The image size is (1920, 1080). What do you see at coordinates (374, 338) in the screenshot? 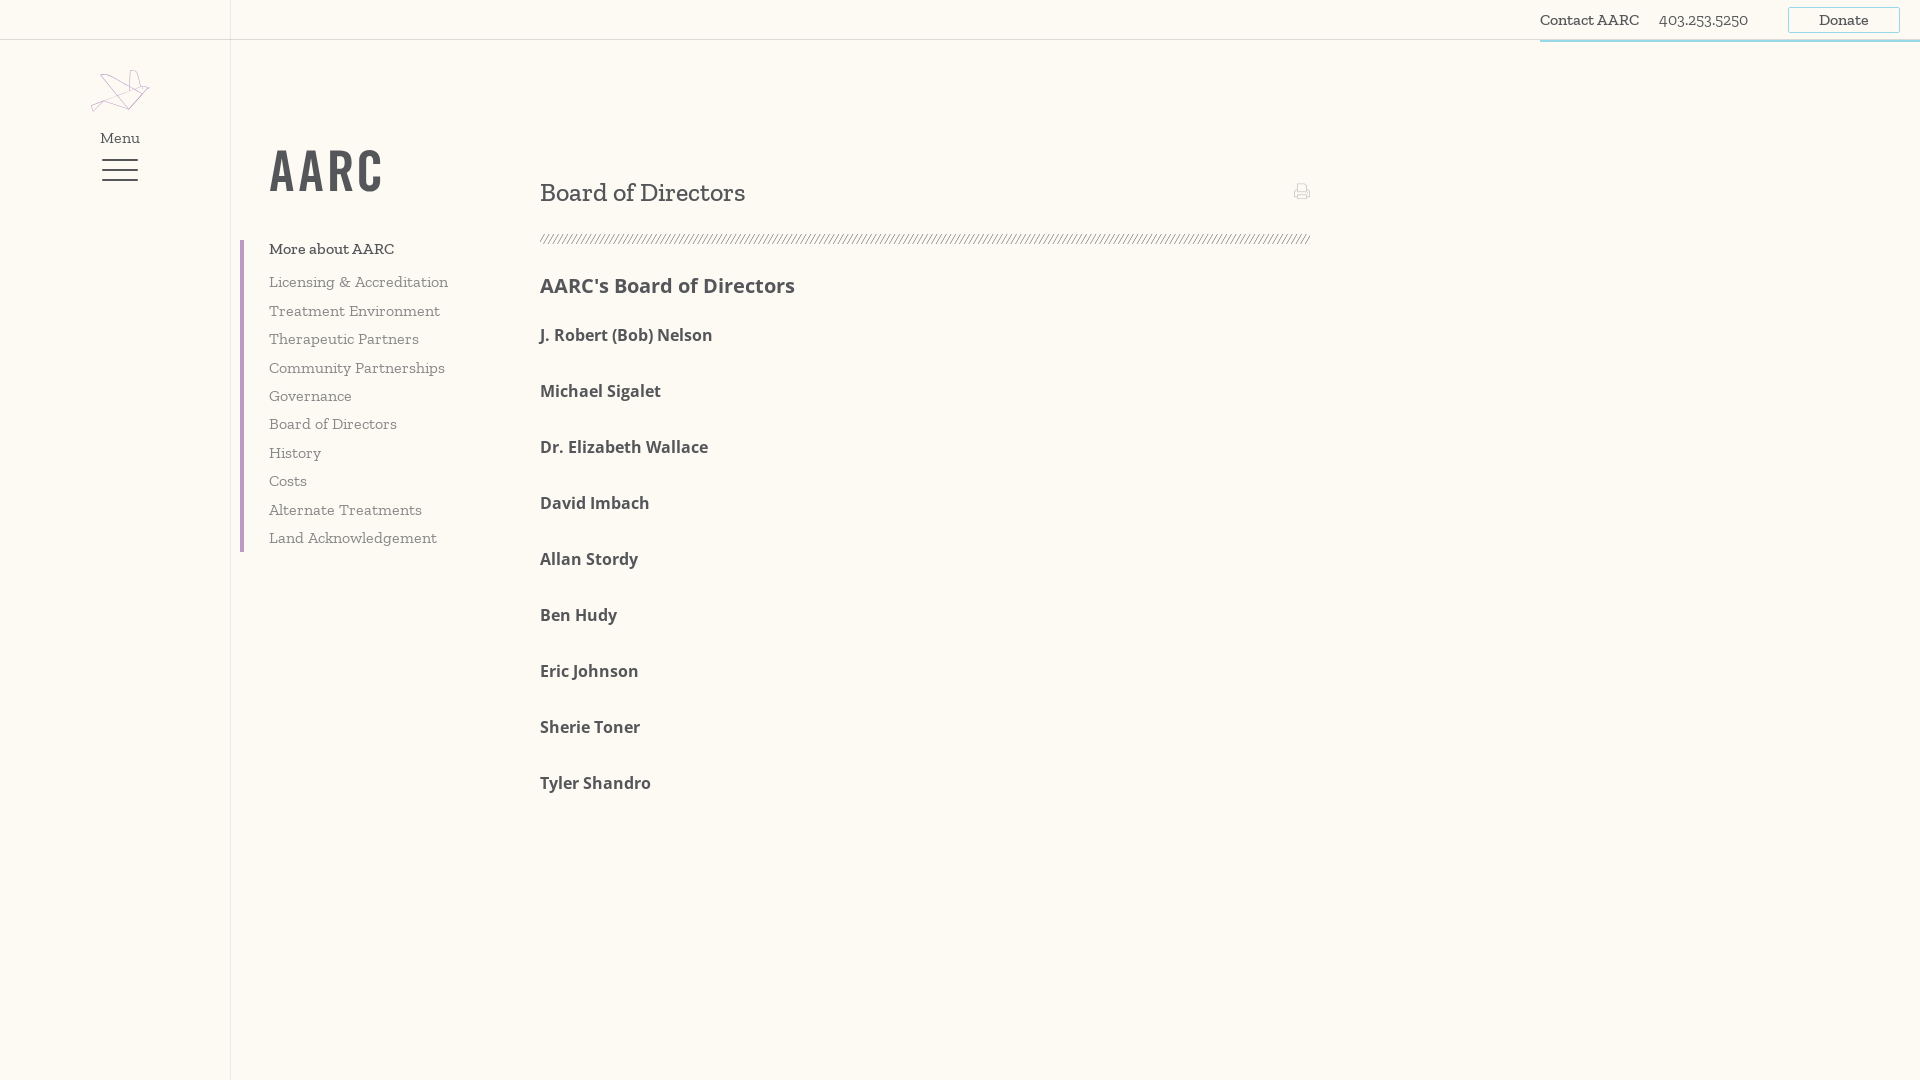
I see `'Therapeutic Partners'` at bounding box center [374, 338].